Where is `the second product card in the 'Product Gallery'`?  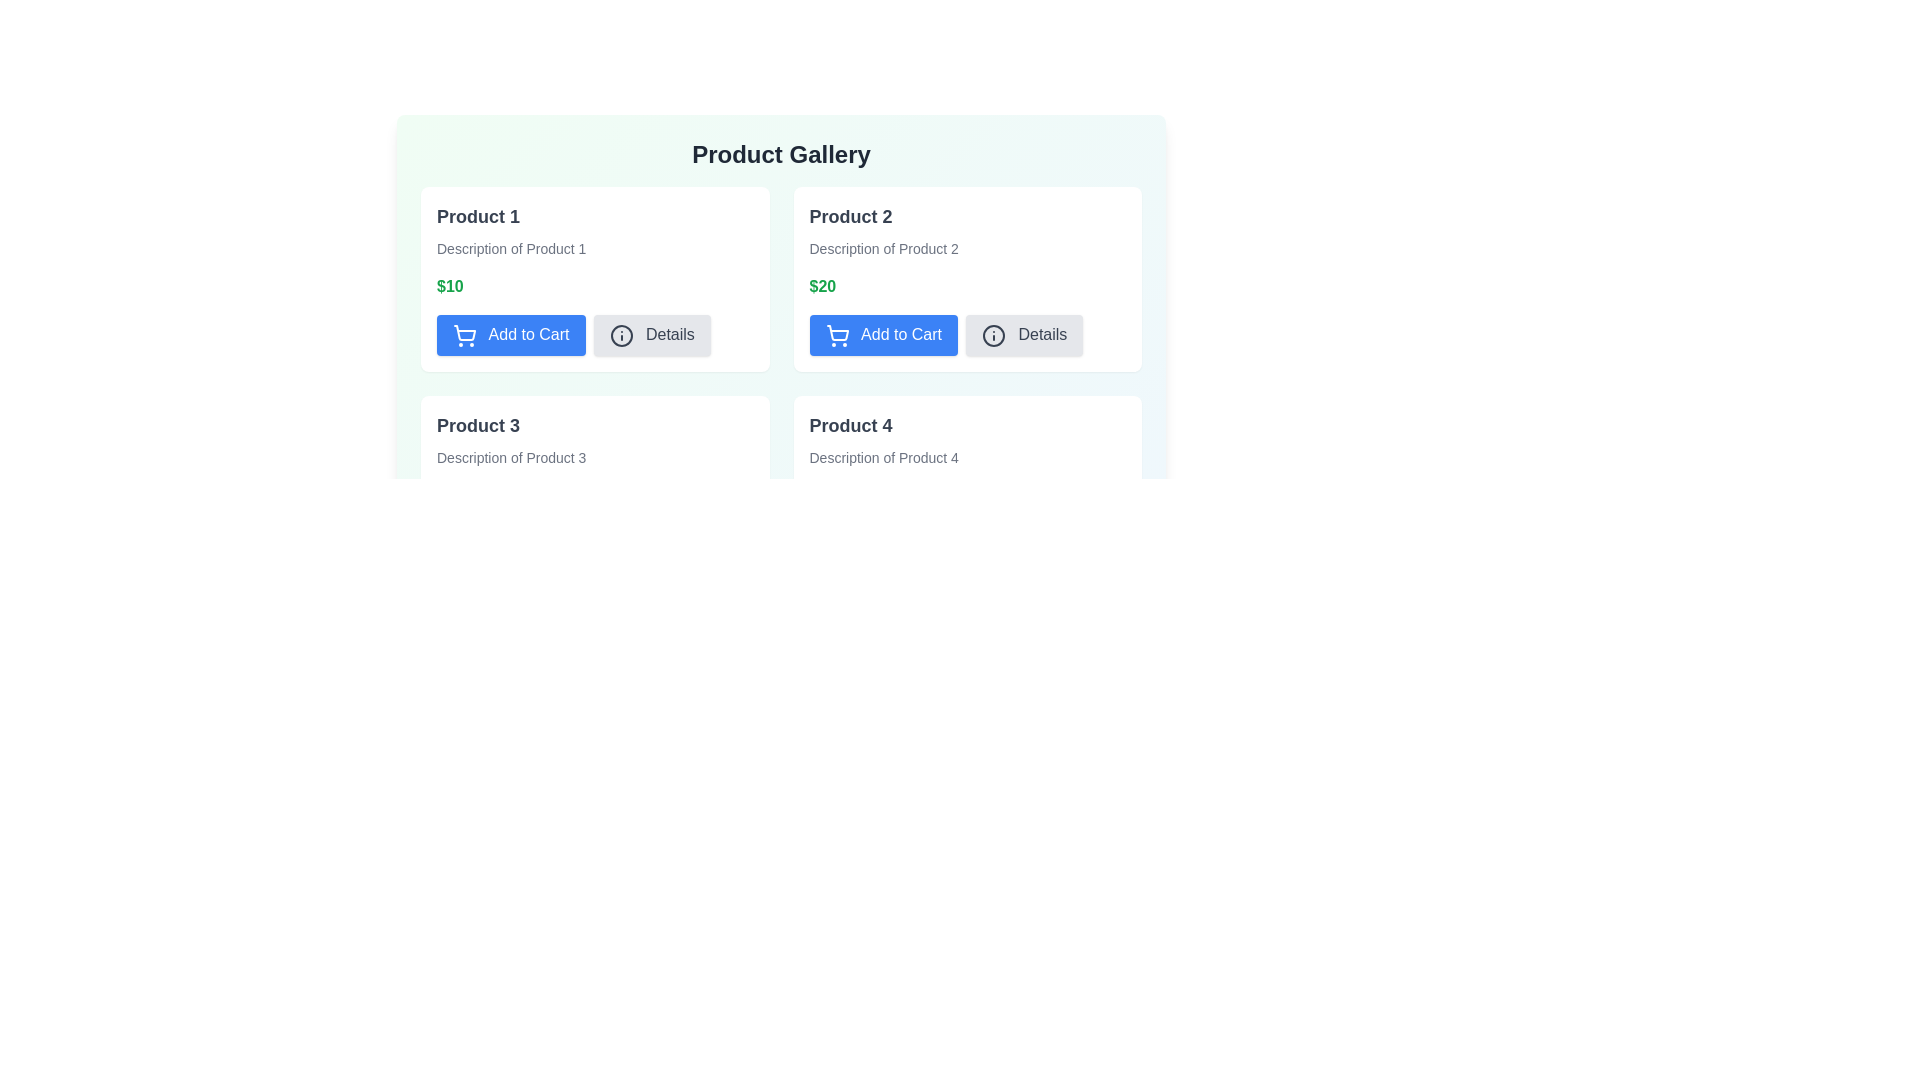 the second product card in the 'Product Gallery' is located at coordinates (780, 285).